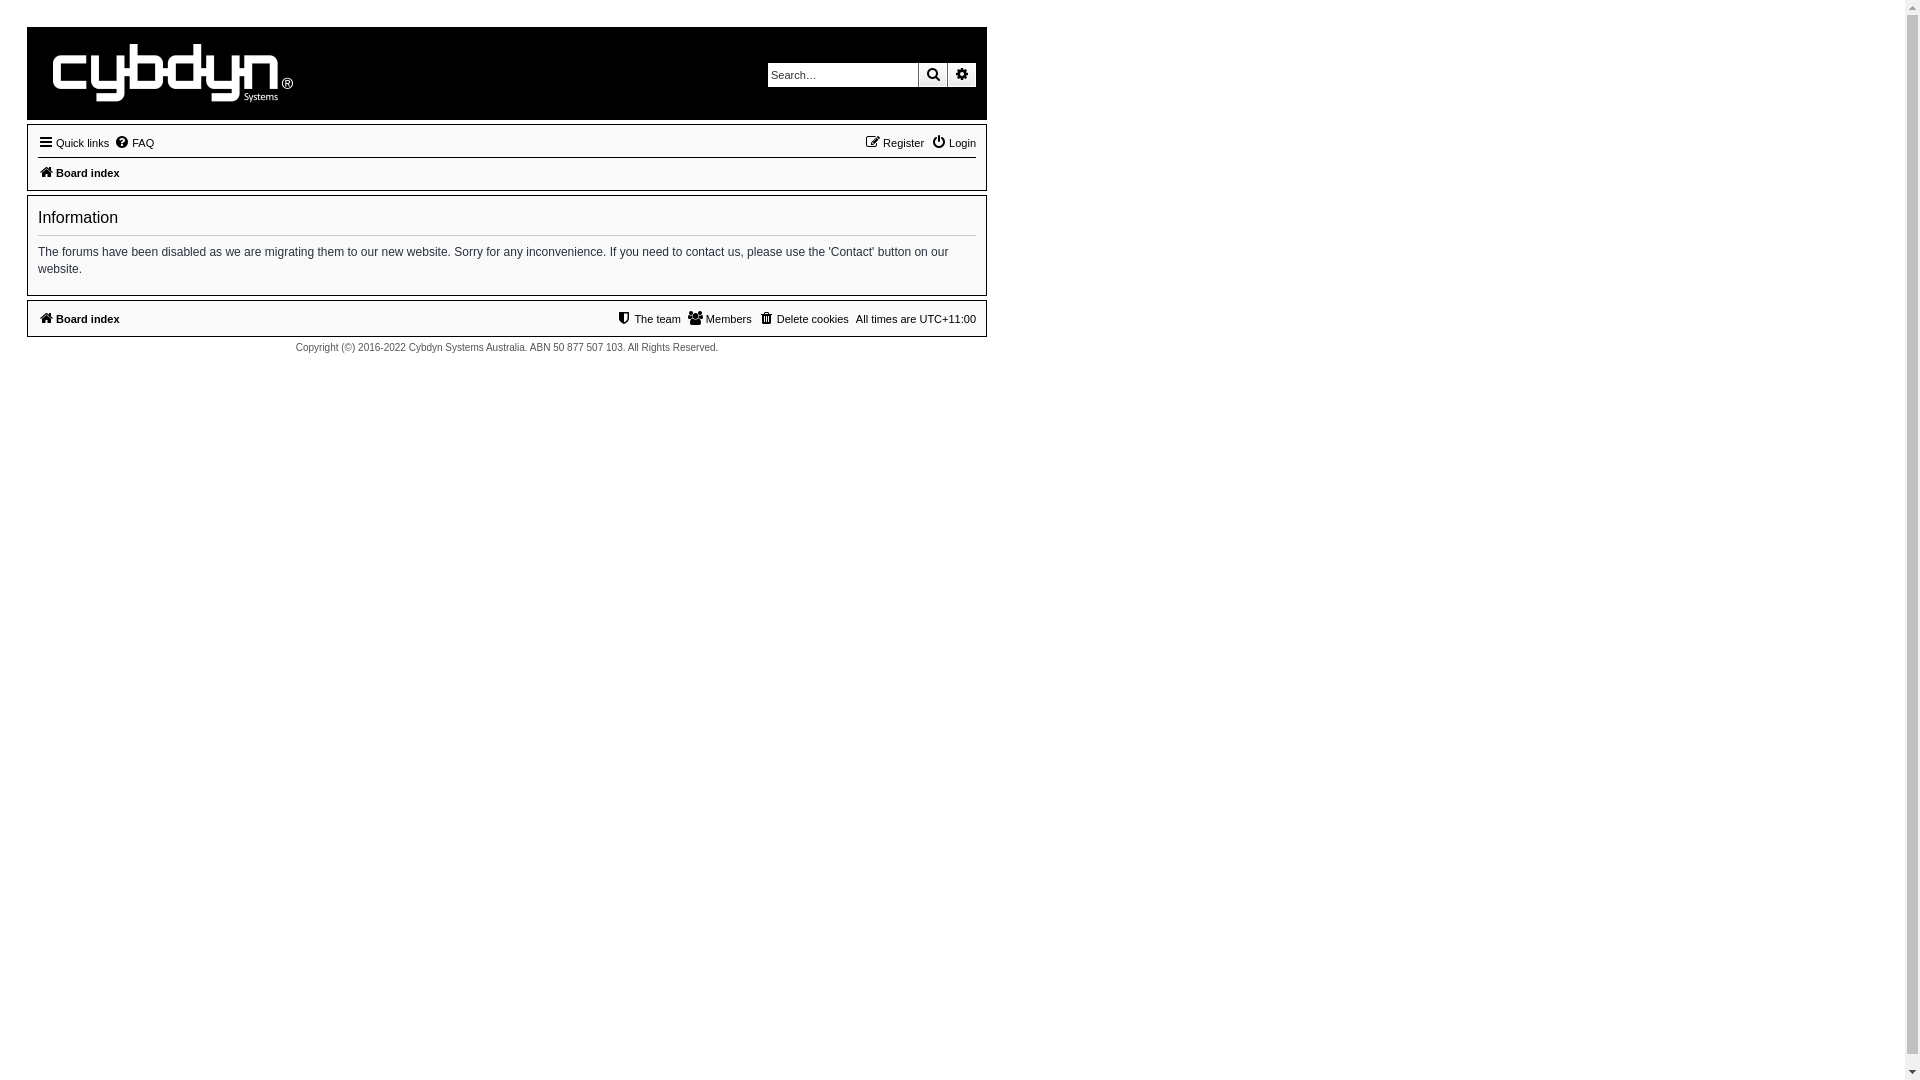 This screenshot has height=1080, width=1920. I want to click on 'Advanced search', so click(961, 73).